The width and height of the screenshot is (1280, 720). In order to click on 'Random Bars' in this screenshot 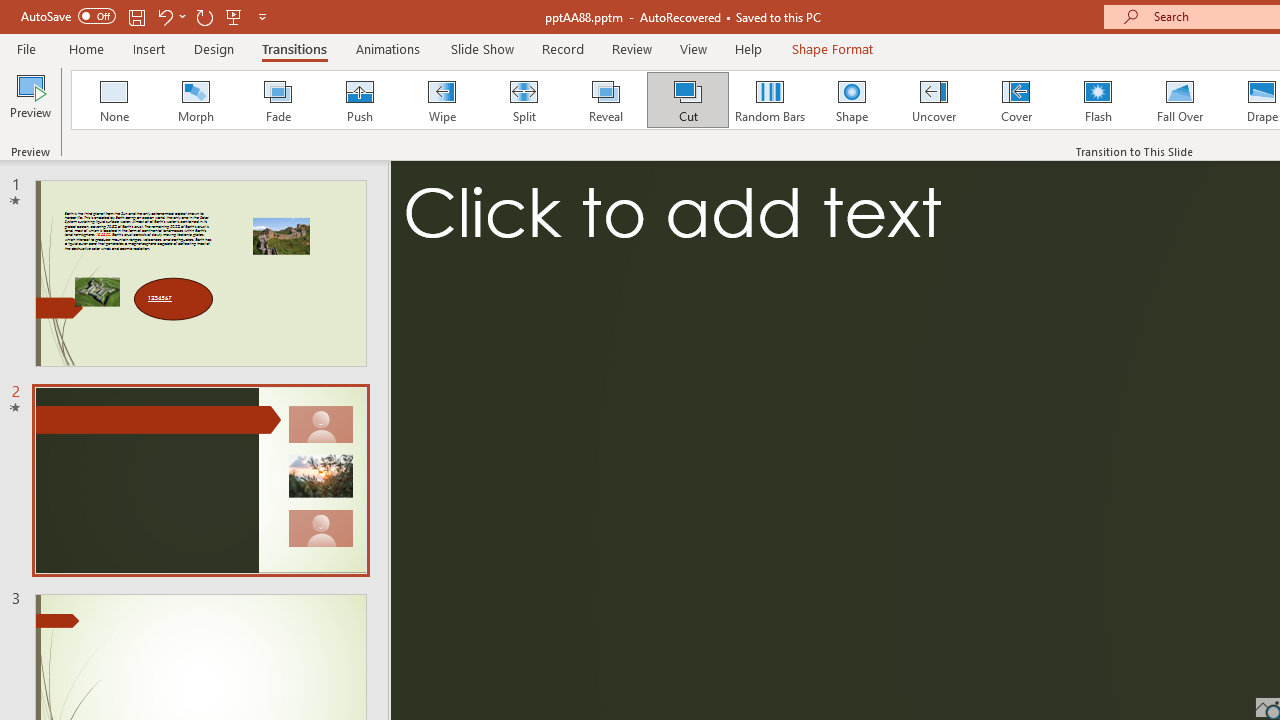, I will do `click(769, 100)`.